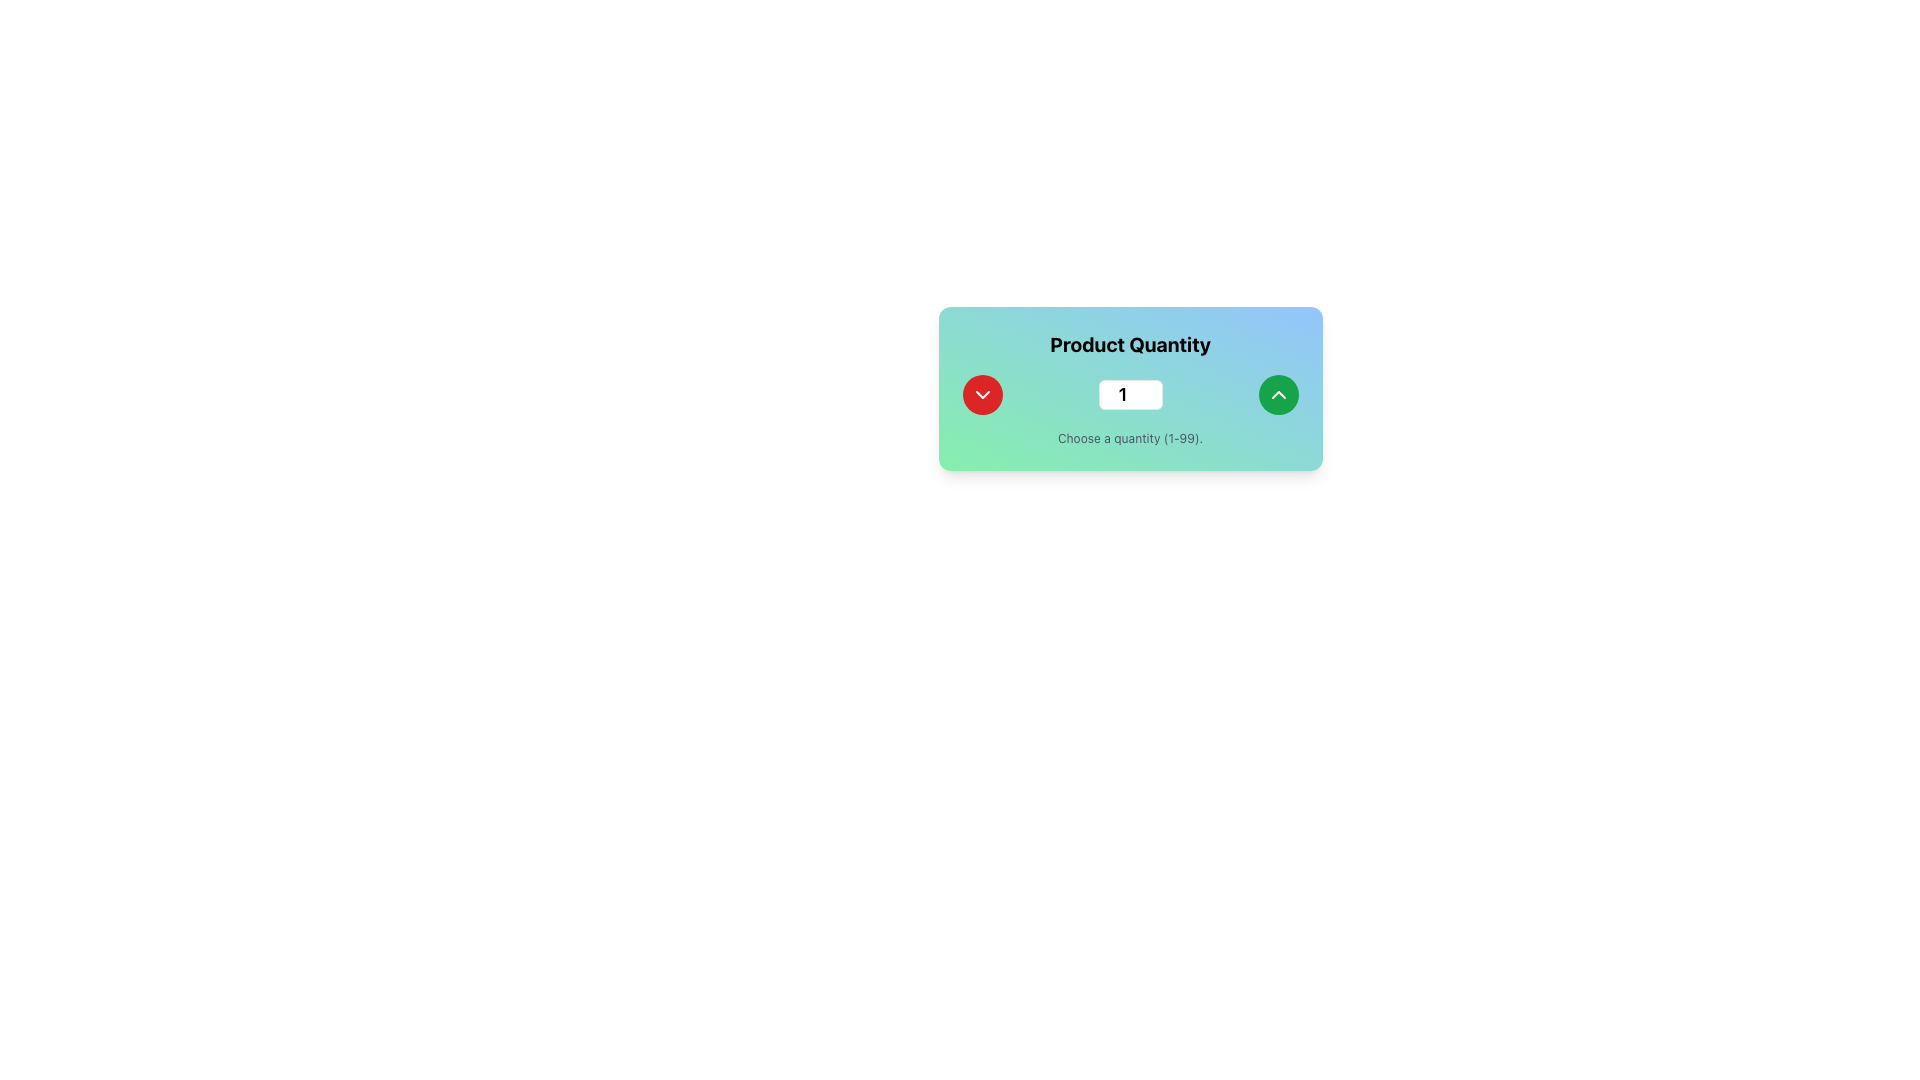  What do you see at coordinates (982, 394) in the screenshot?
I see `the circular red button with a white downward arrow icon to observe its hover effect` at bounding box center [982, 394].